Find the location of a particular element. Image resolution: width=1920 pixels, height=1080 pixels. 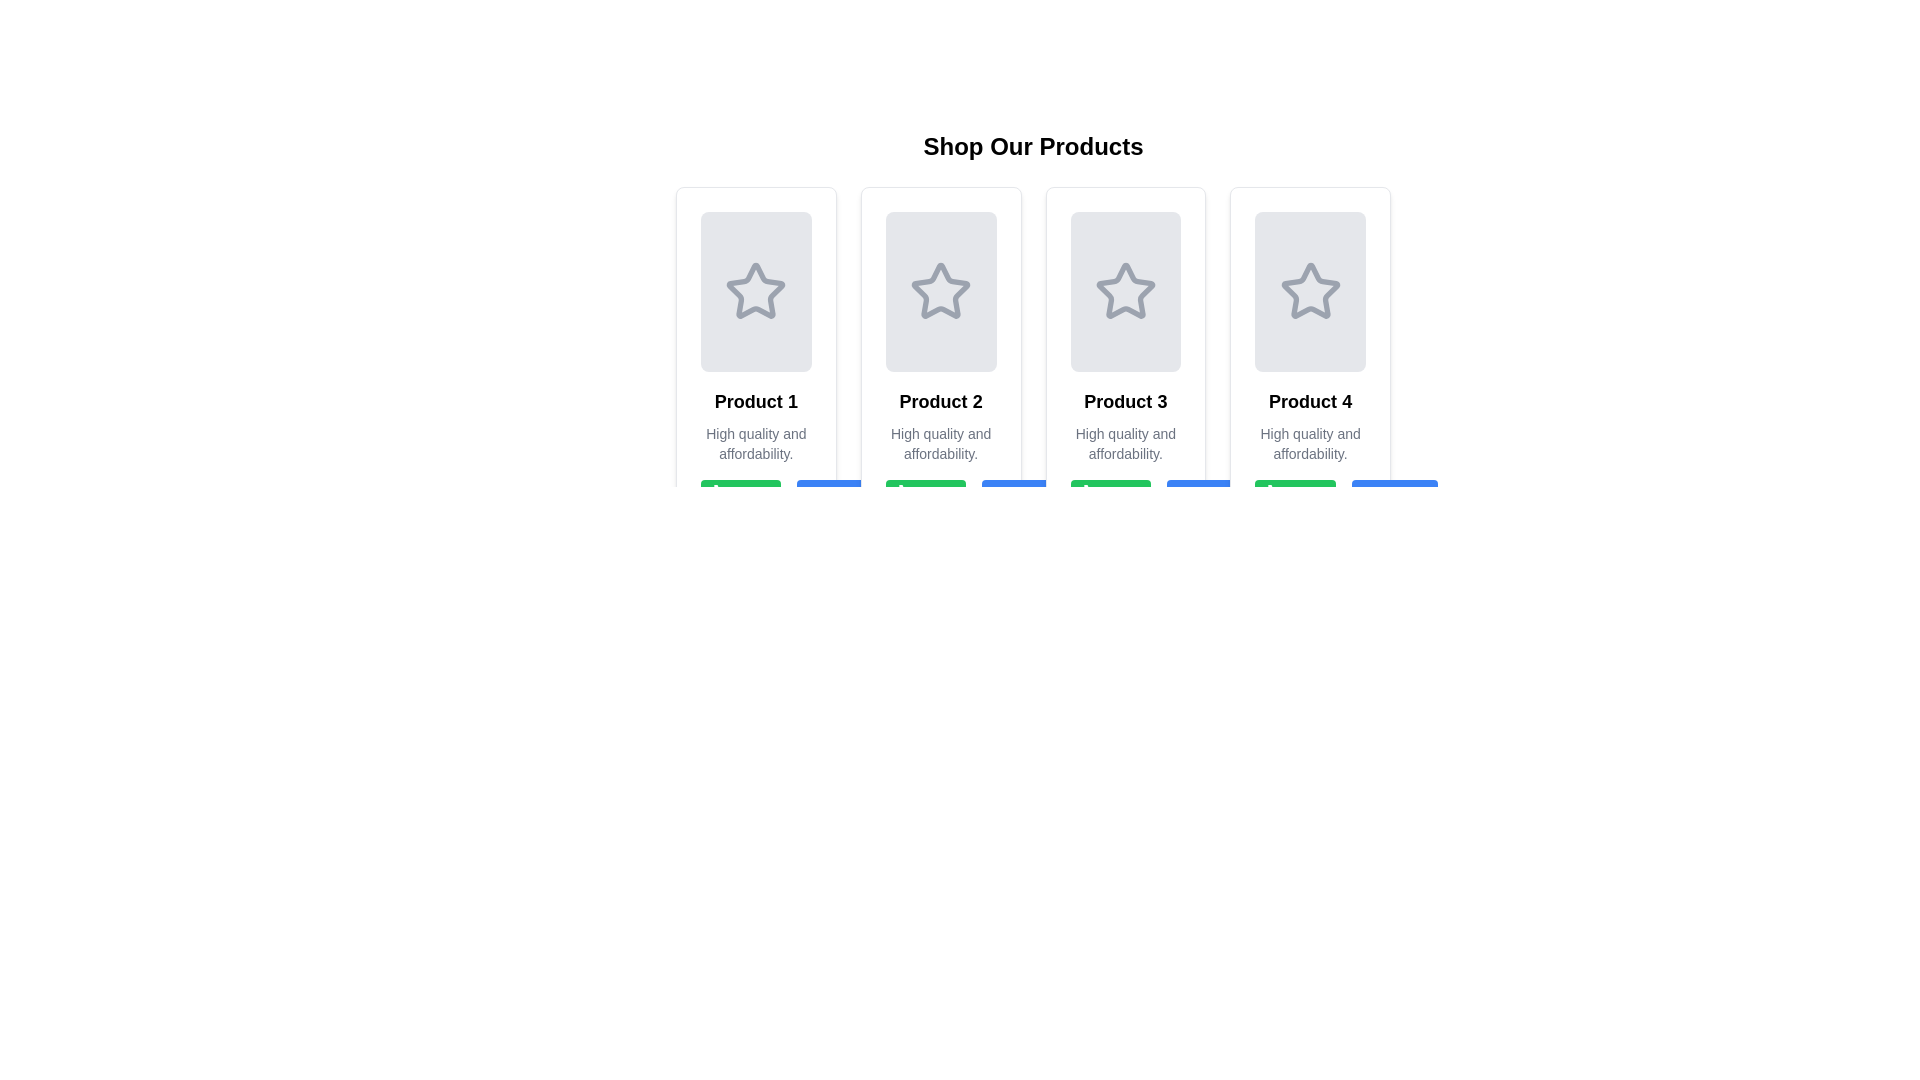

the eye icon to the left of the text 'View' within the button located in the bottom section of the first product card on the left is located at coordinates (821, 495).